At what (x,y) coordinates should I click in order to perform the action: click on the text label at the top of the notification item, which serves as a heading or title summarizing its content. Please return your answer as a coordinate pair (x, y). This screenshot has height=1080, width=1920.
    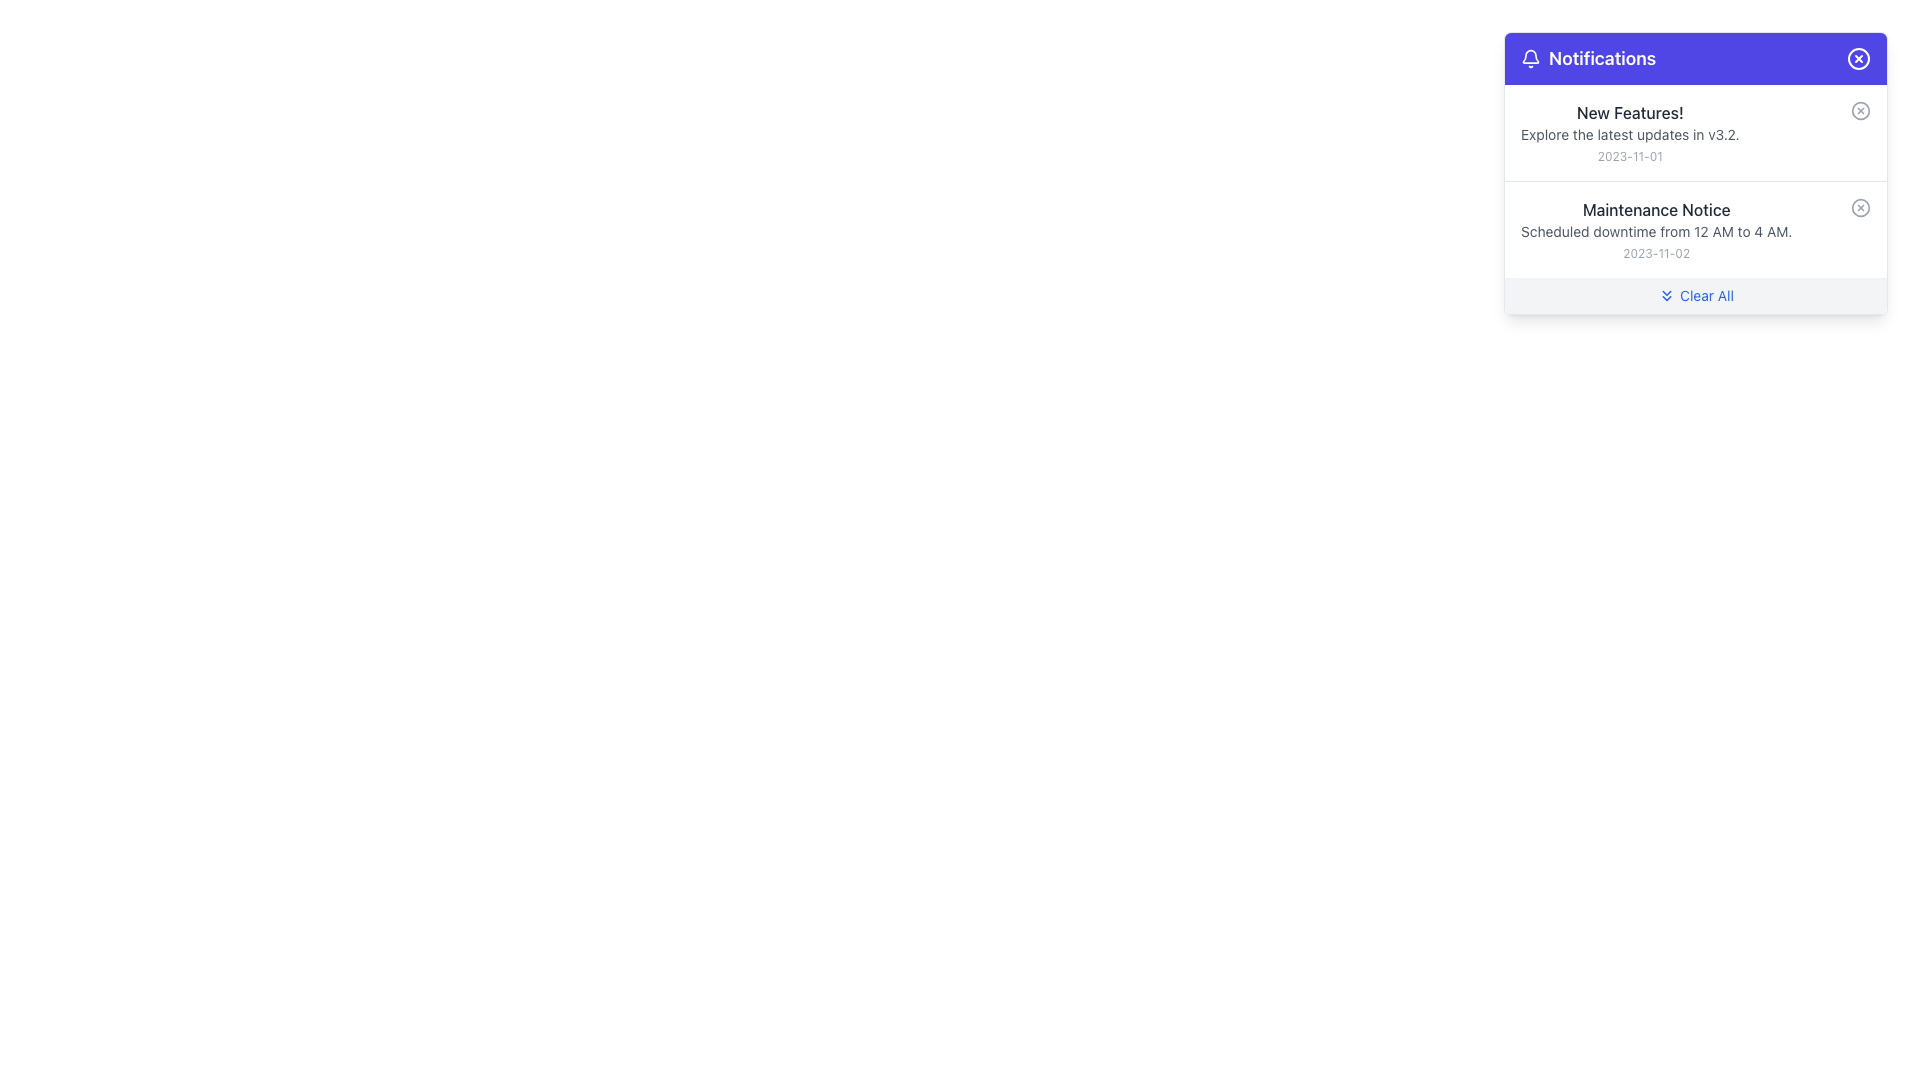
    Looking at the image, I should click on (1630, 112).